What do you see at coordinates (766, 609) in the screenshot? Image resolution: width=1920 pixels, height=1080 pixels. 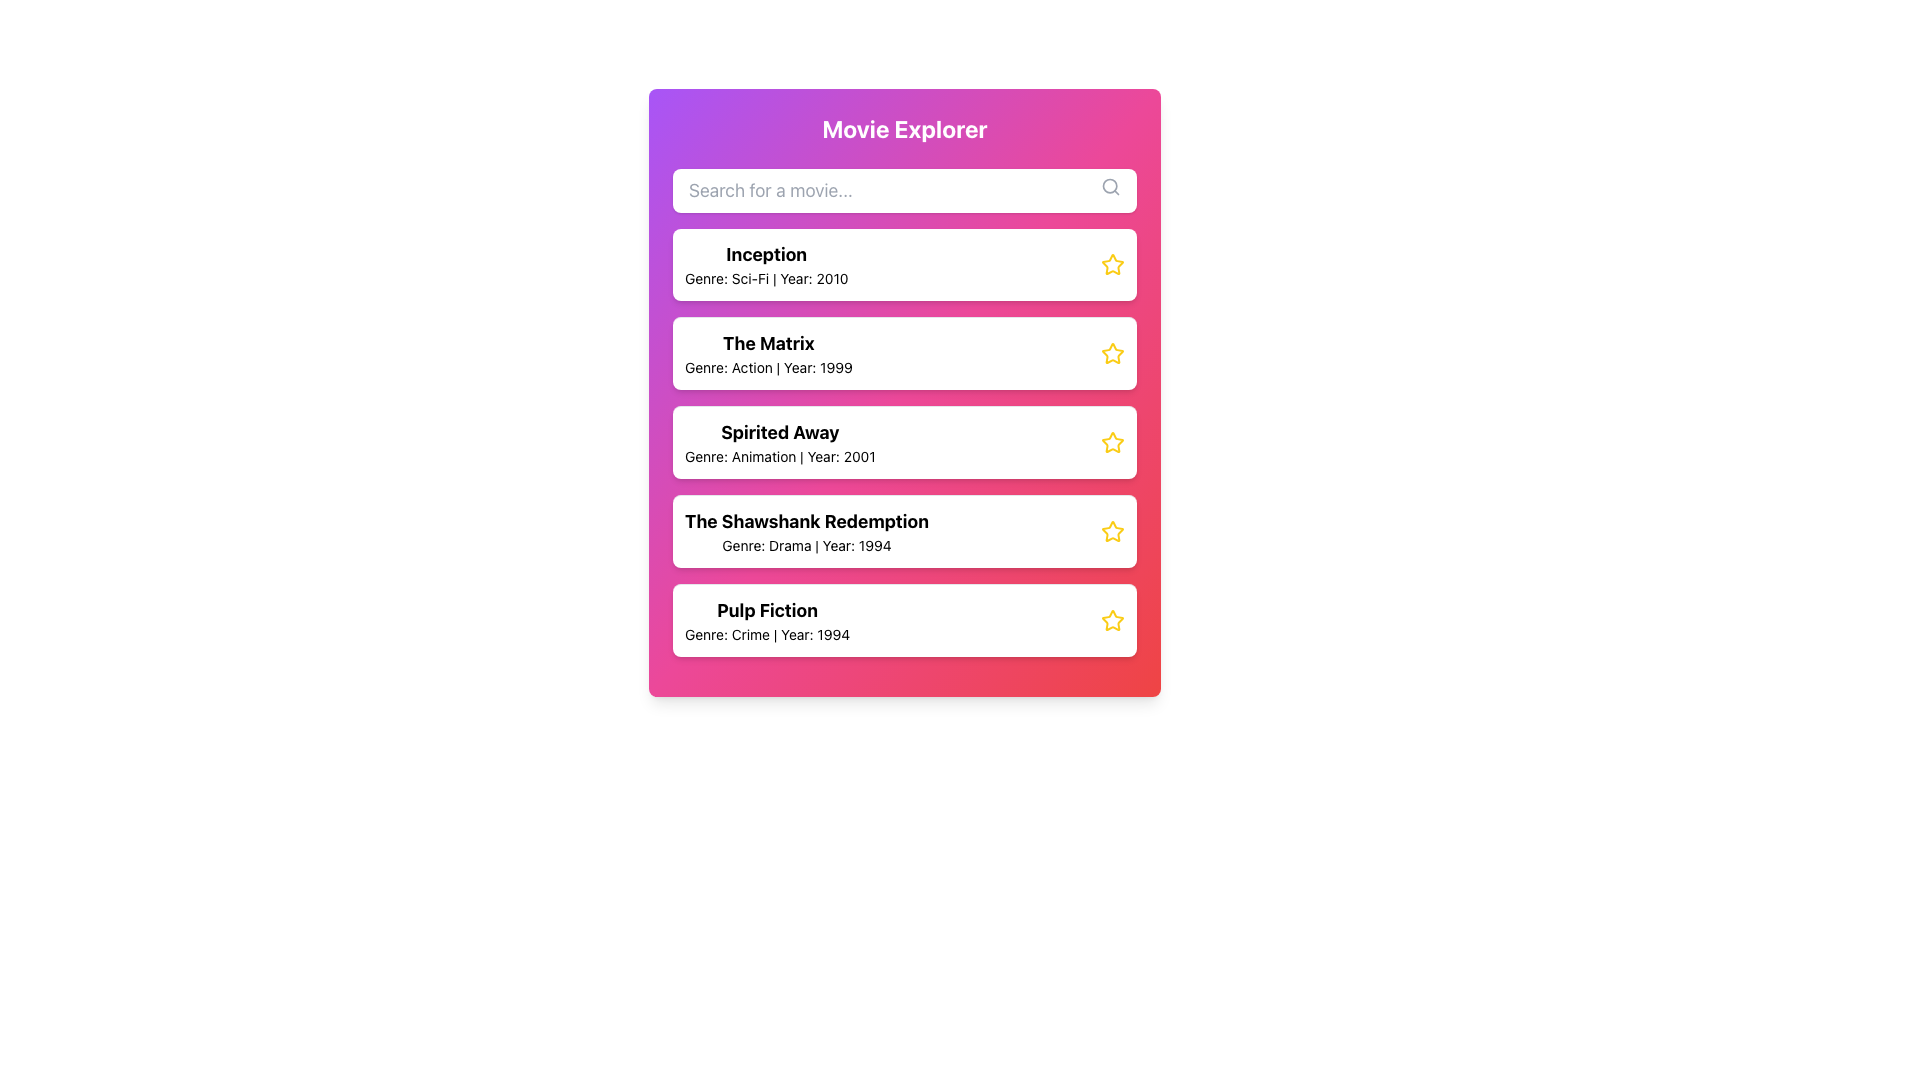 I see `text displayed in the Text Label located in the bottom card of the list on the main panel, positioned directly above the subtitle line 'Genre: Crime | Year: 1994'` at bounding box center [766, 609].